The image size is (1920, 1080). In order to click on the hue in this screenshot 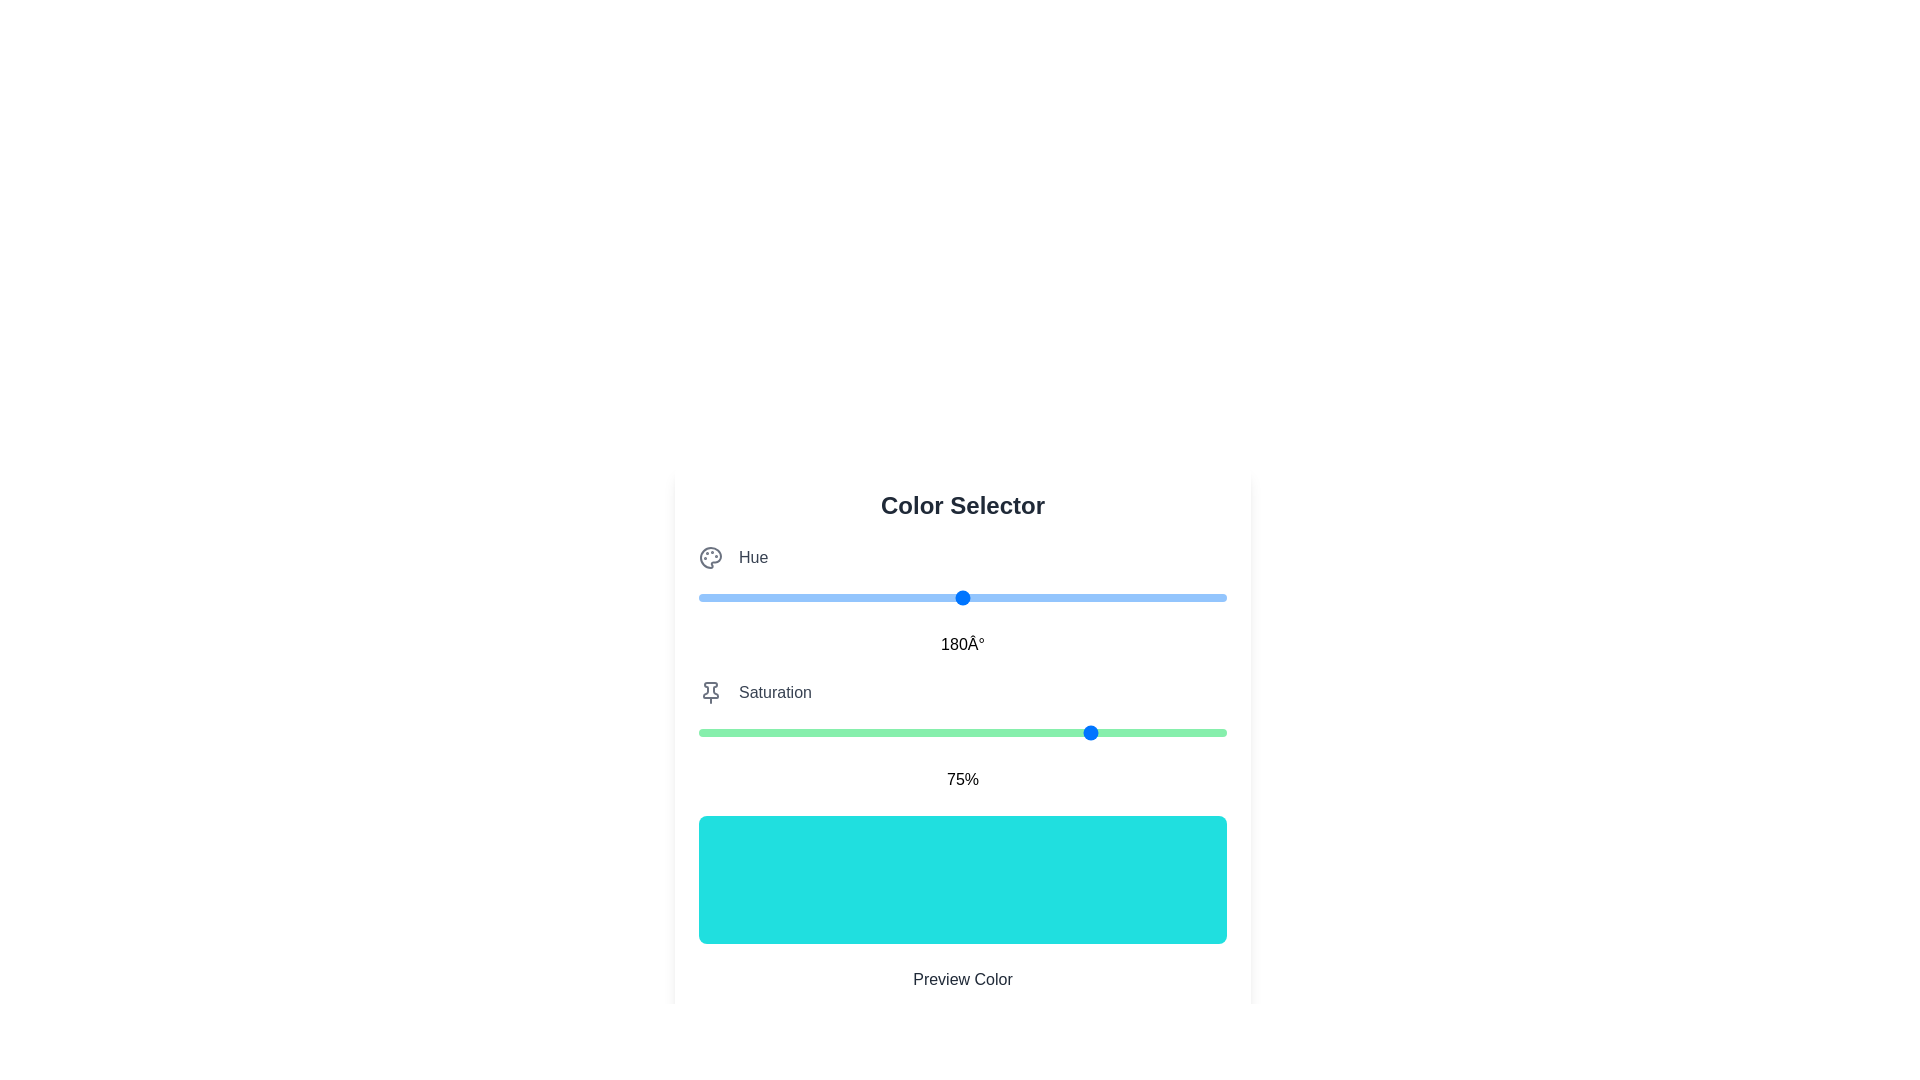, I will do `click(954, 596)`.